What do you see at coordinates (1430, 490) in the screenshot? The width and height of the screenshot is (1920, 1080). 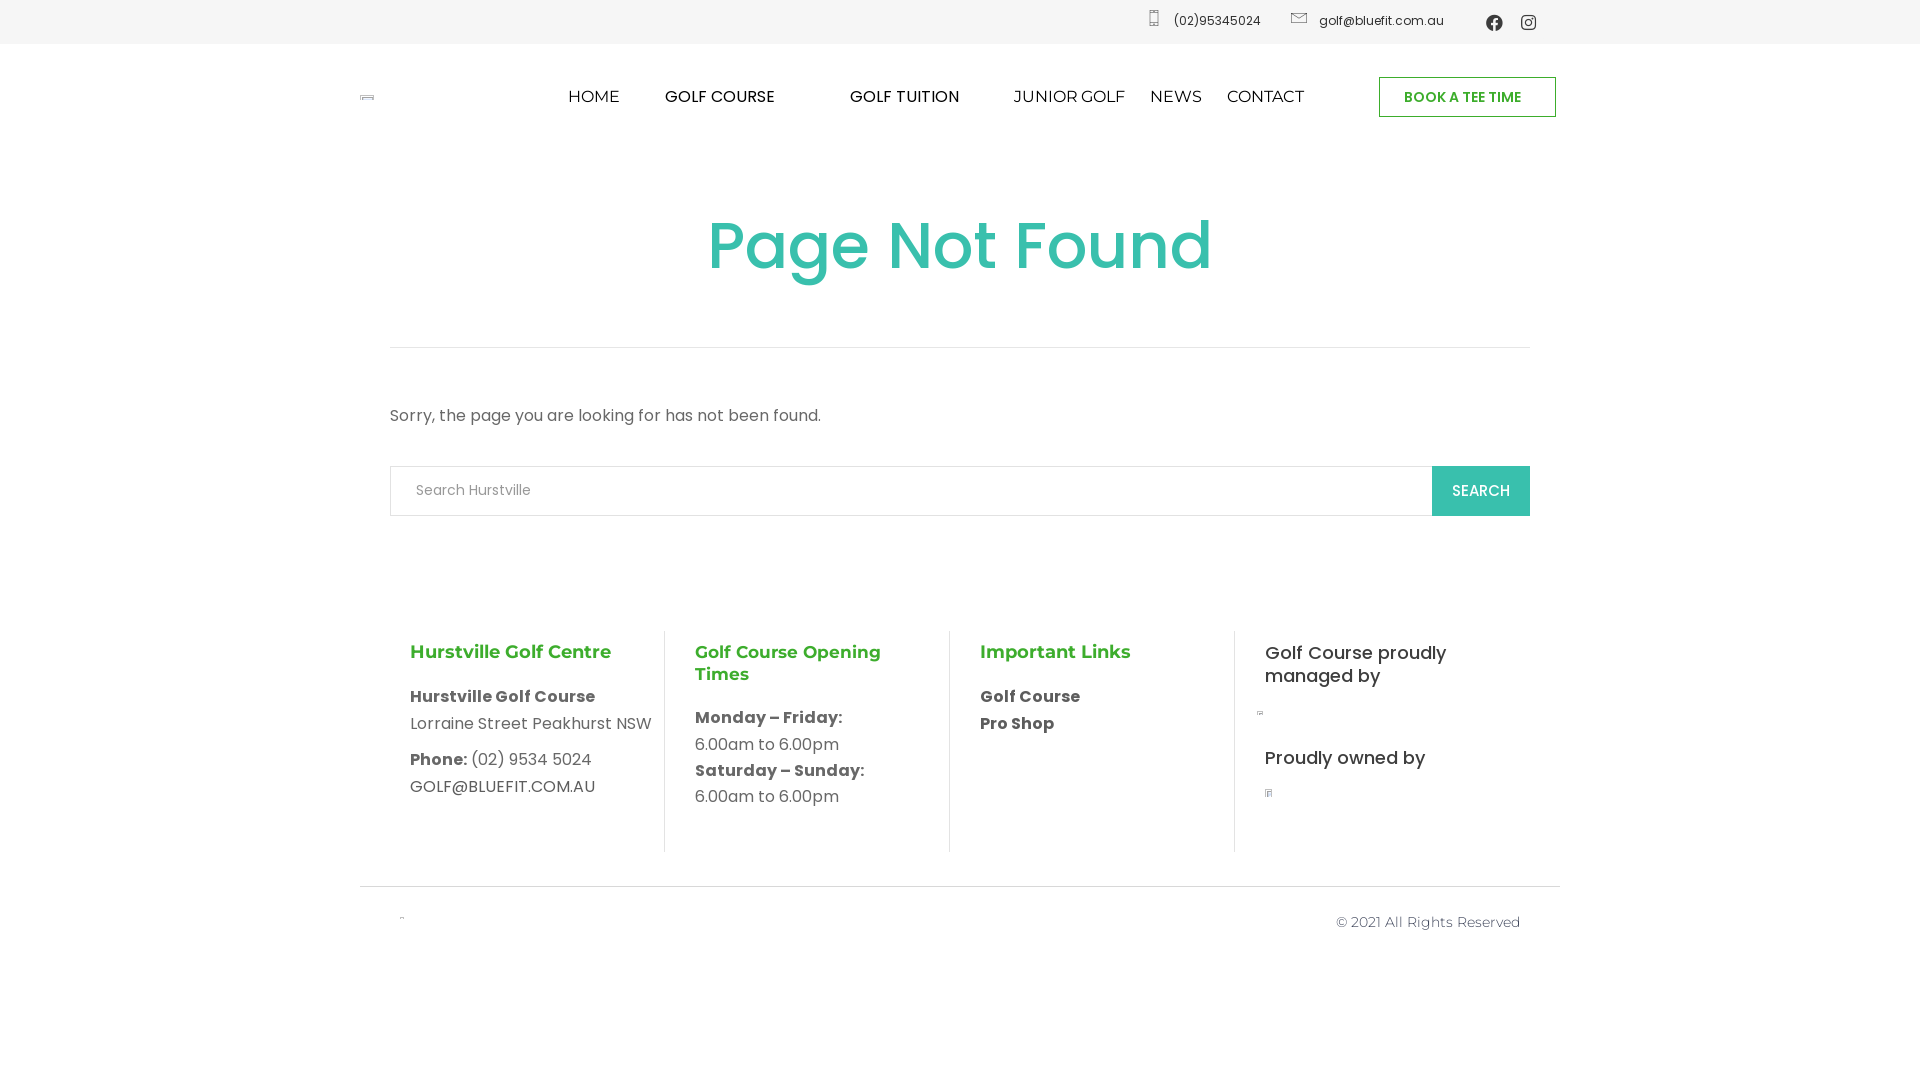 I see `'SEARCH'` at bounding box center [1430, 490].